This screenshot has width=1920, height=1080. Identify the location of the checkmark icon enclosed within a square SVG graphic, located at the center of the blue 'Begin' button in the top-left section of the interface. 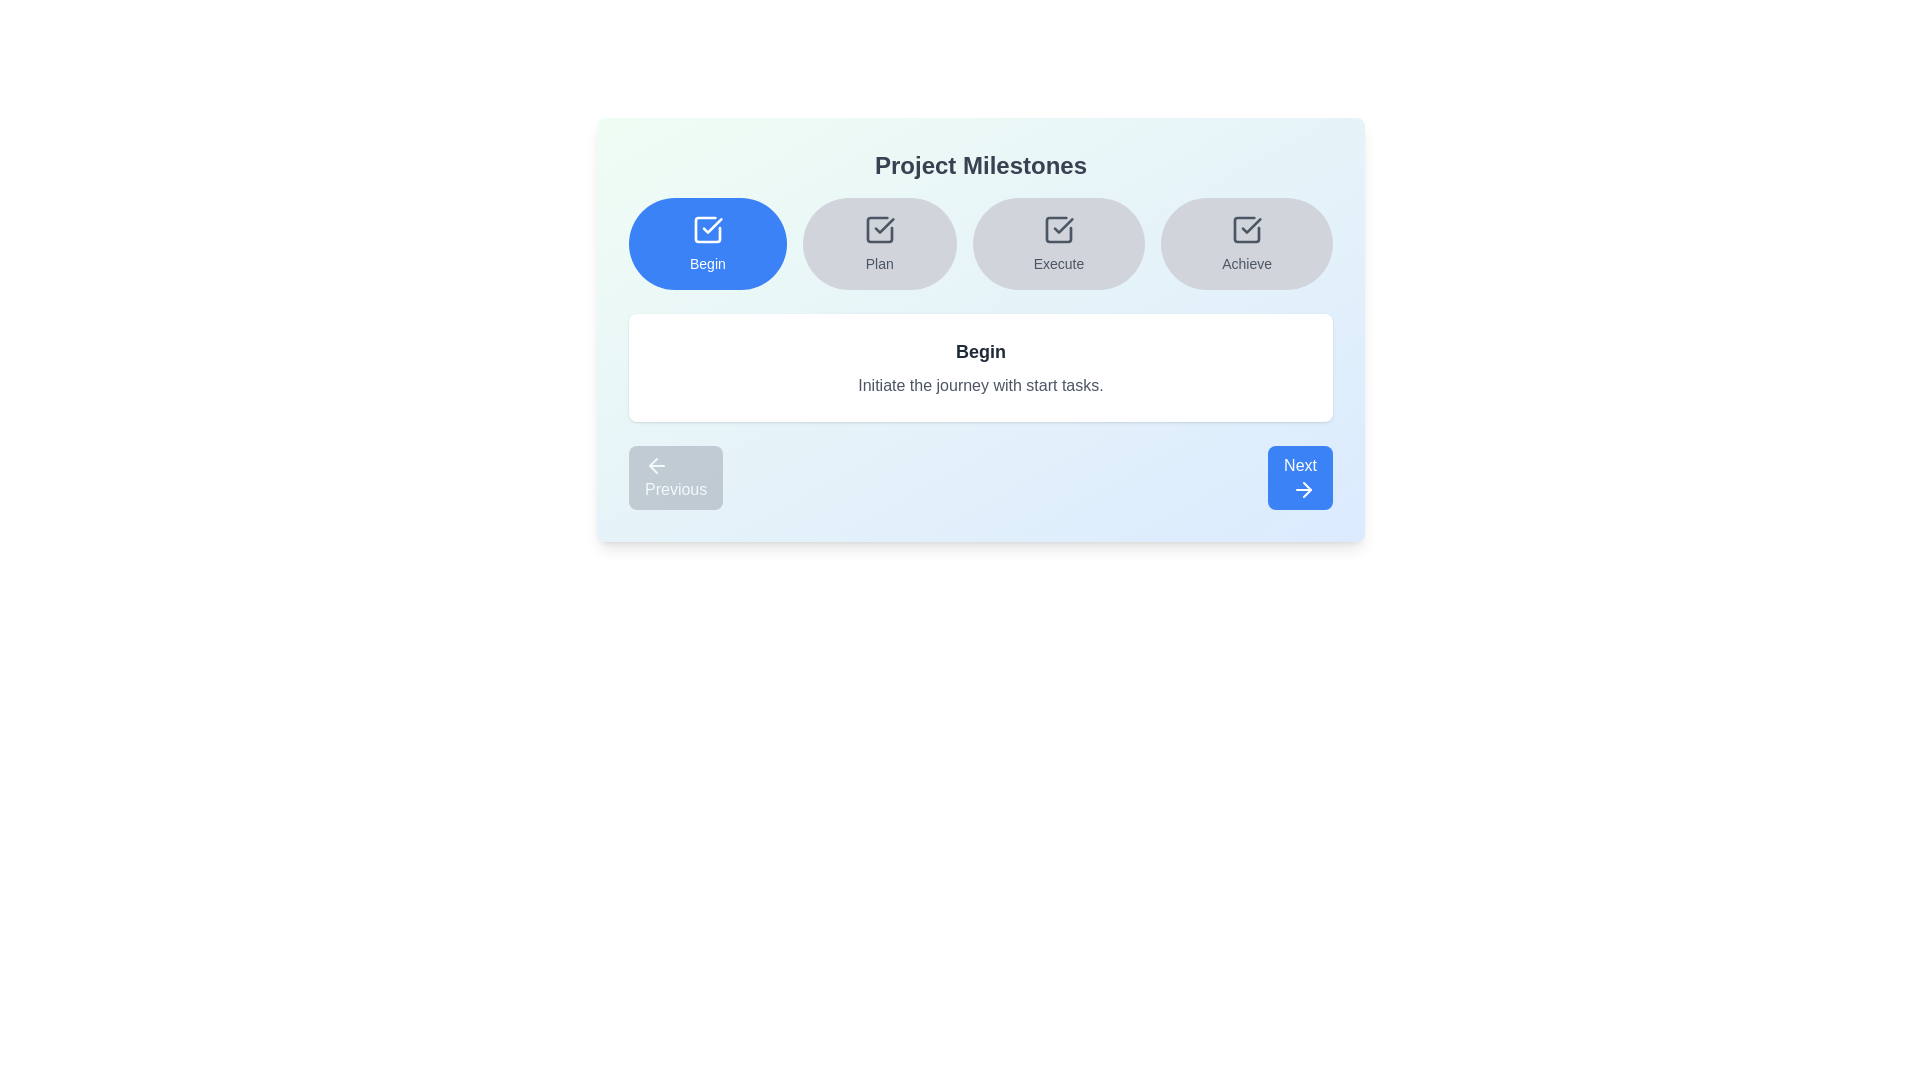
(712, 225).